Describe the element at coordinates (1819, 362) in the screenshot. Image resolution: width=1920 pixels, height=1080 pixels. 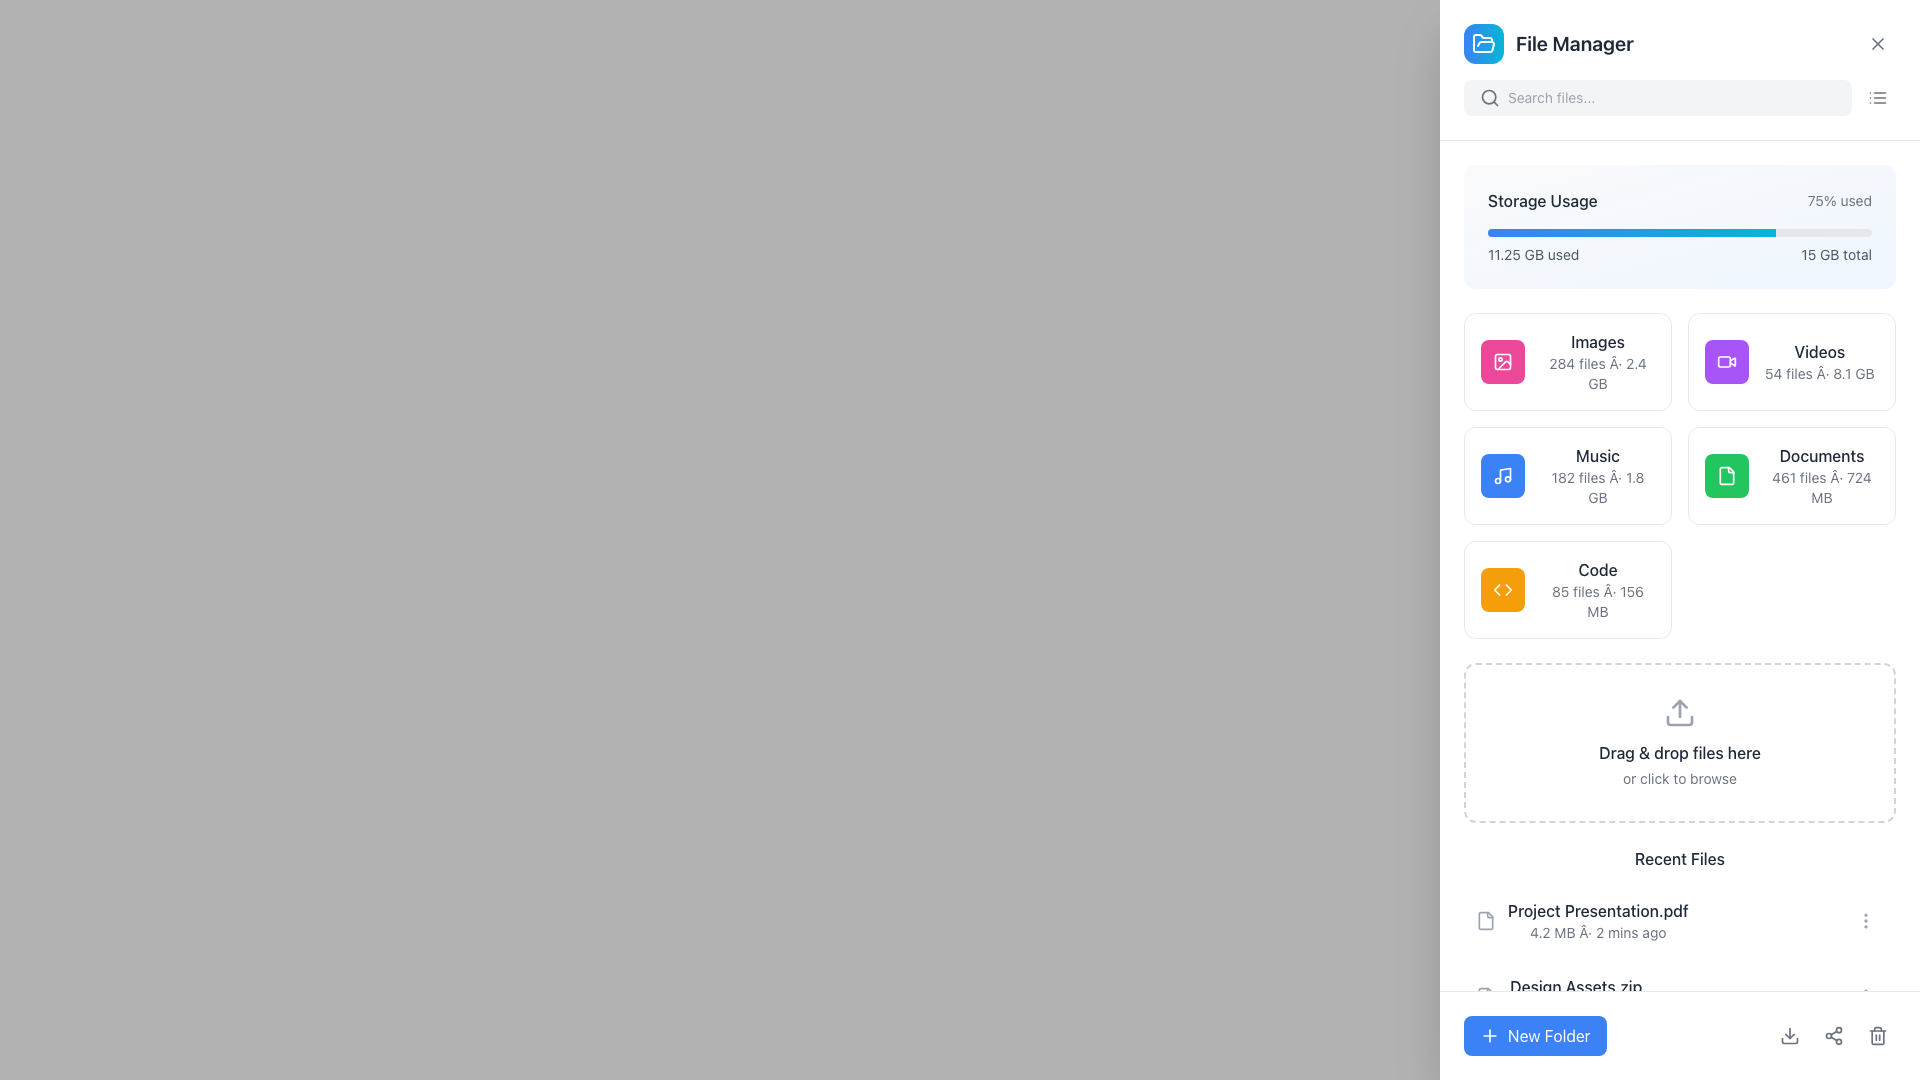
I see `summary information displayed in the 'Videos' category text label located in the second card of the 'File Manager' interface` at that location.